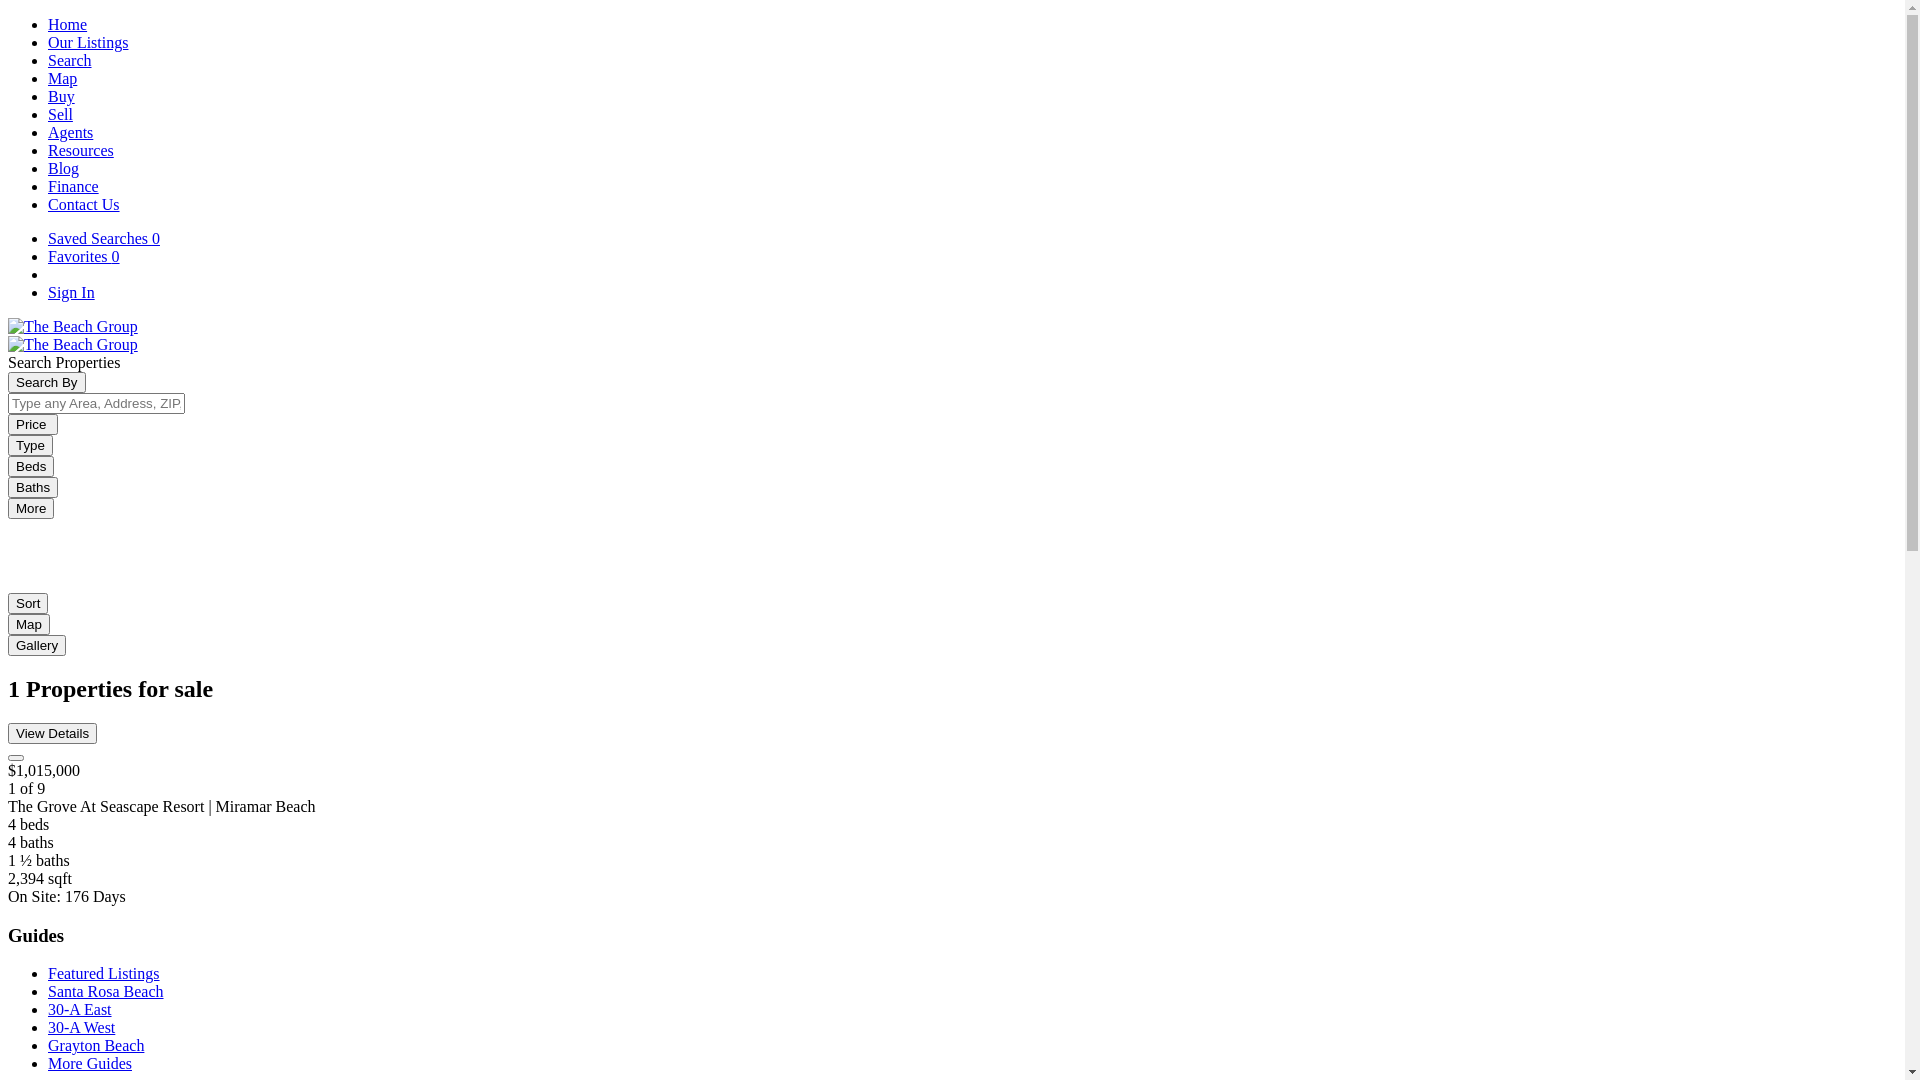 Image resolution: width=1920 pixels, height=1080 pixels. What do you see at coordinates (52, 733) in the screenshot?
I see `'View Details'` at bounding box center [52, 733].